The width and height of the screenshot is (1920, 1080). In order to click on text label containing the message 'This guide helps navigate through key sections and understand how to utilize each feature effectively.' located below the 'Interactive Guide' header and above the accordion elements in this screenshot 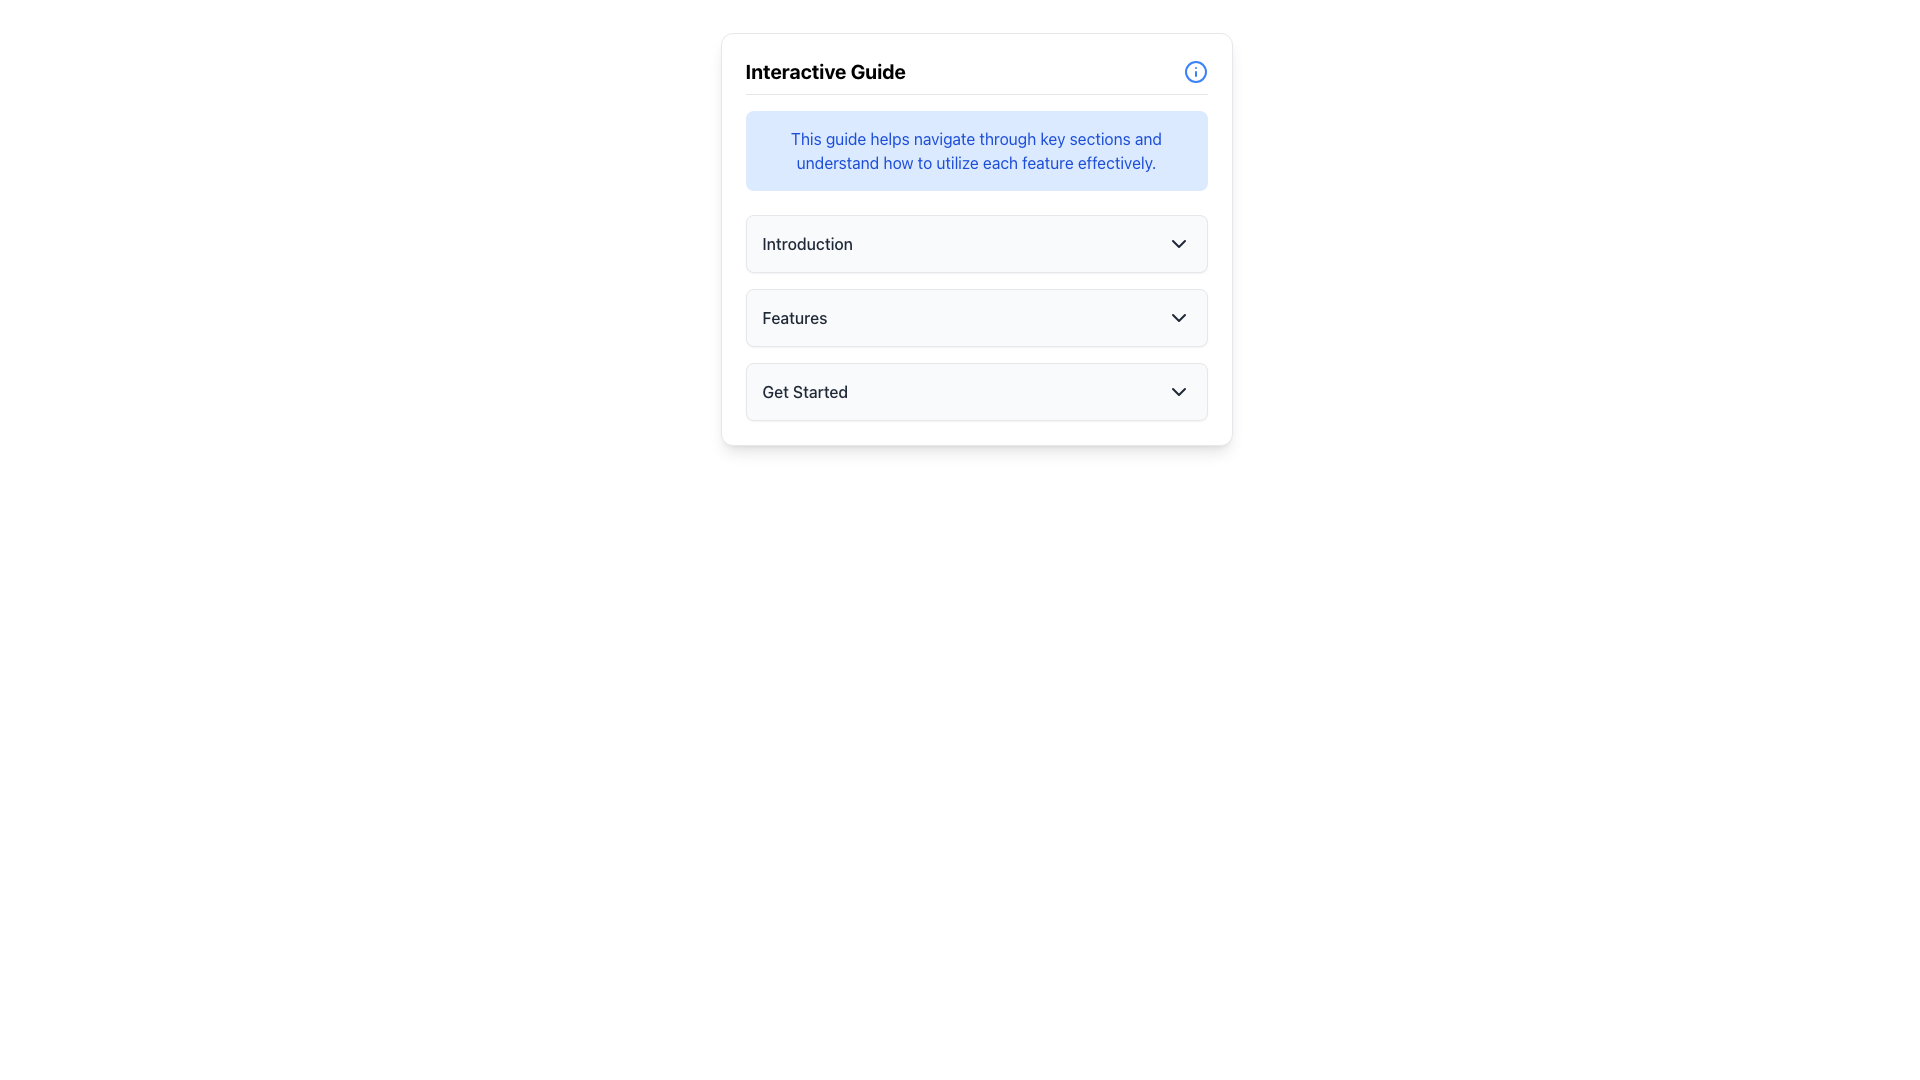, I will do `click(976, 149)`.